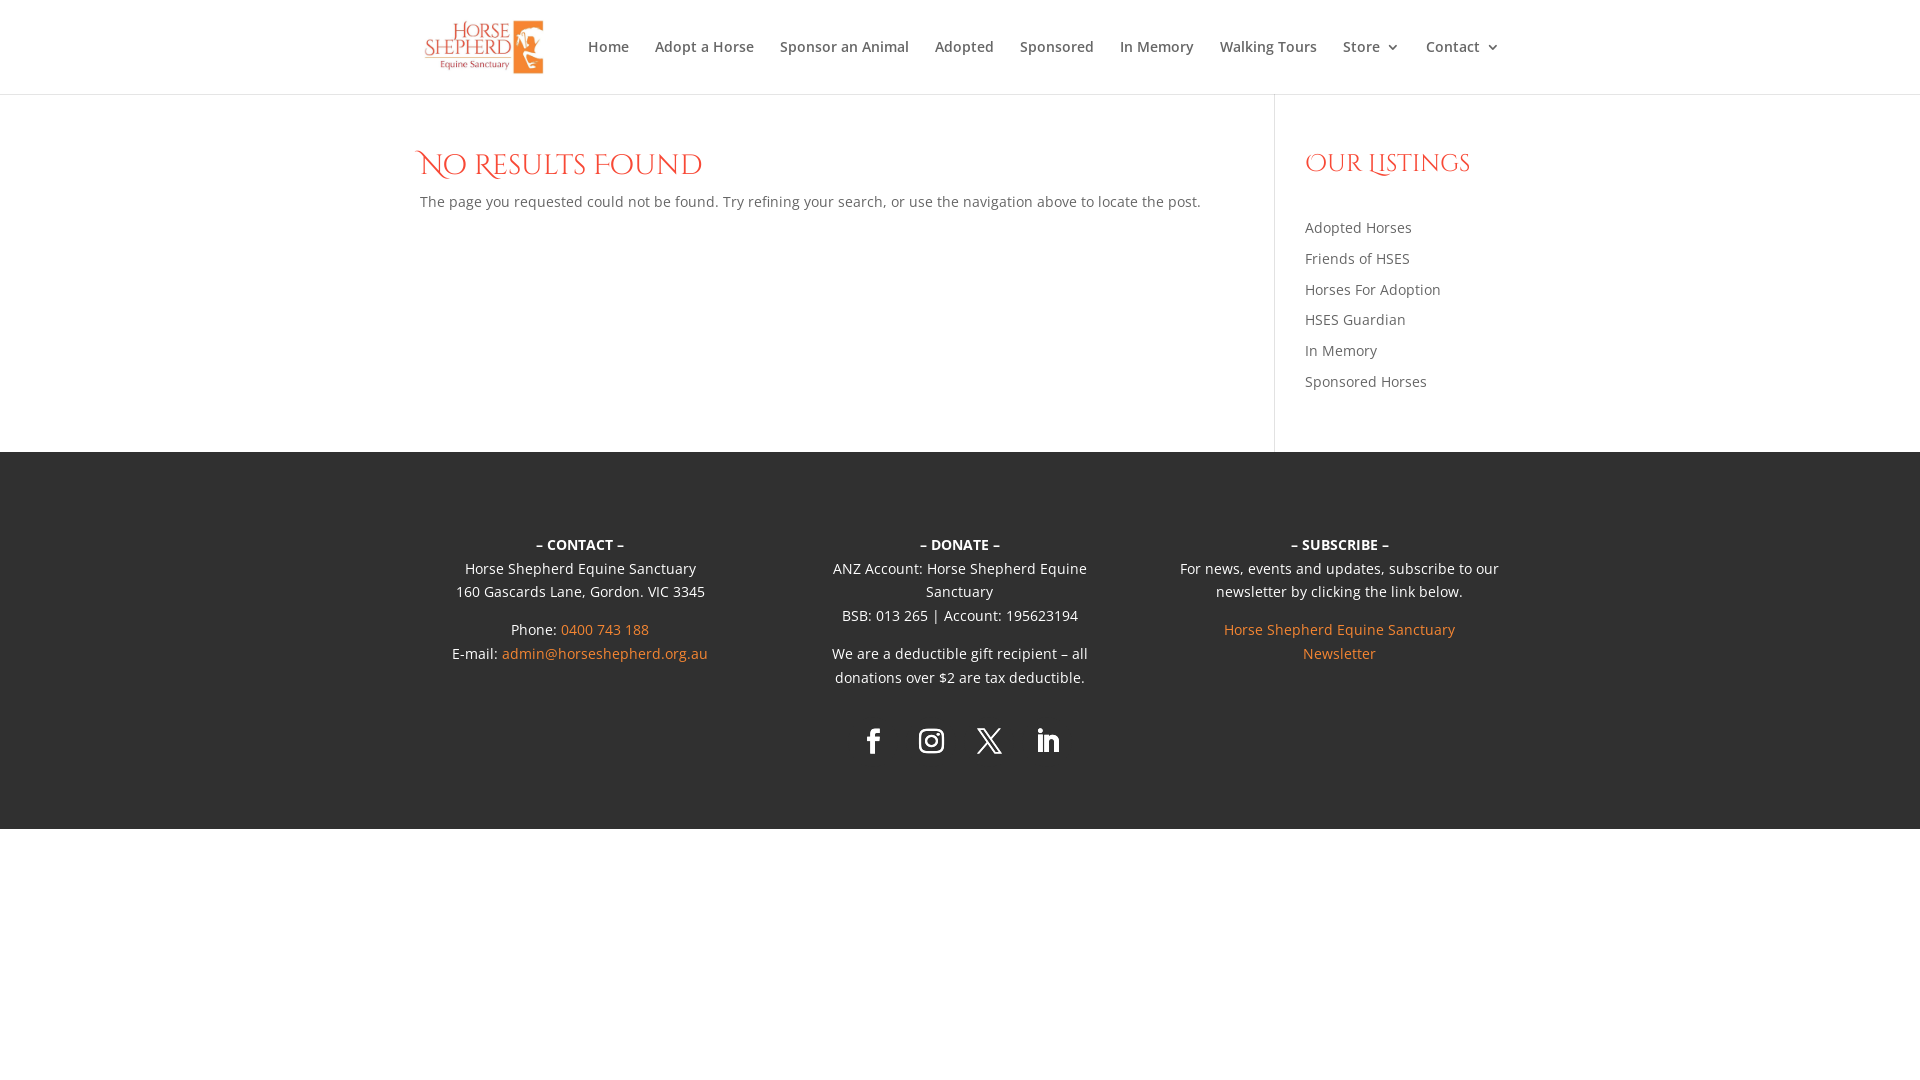 This screenshot has height=1080, width=1920. I want to click on 'Contact', so click(1463, 65).